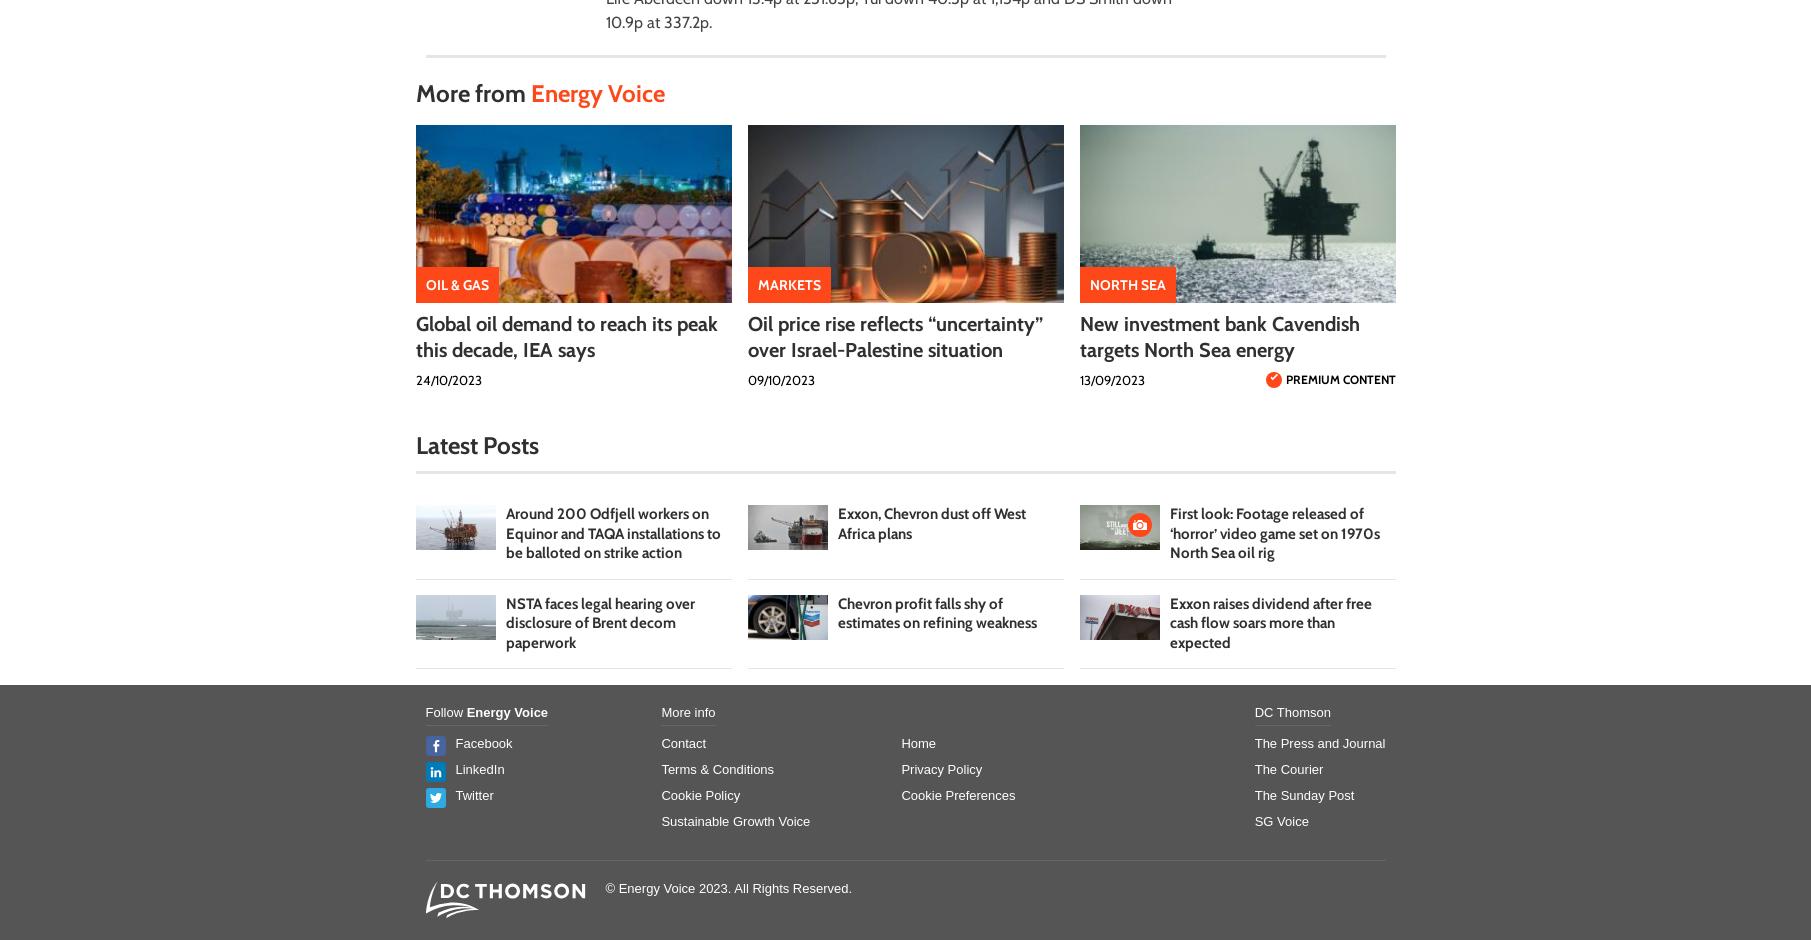 The height and width of the screenshot is (940, 1811). Describe the element at coordinates (734, 821) in the screenshot. I see `'Sustainable Growth Voice'` at that location.